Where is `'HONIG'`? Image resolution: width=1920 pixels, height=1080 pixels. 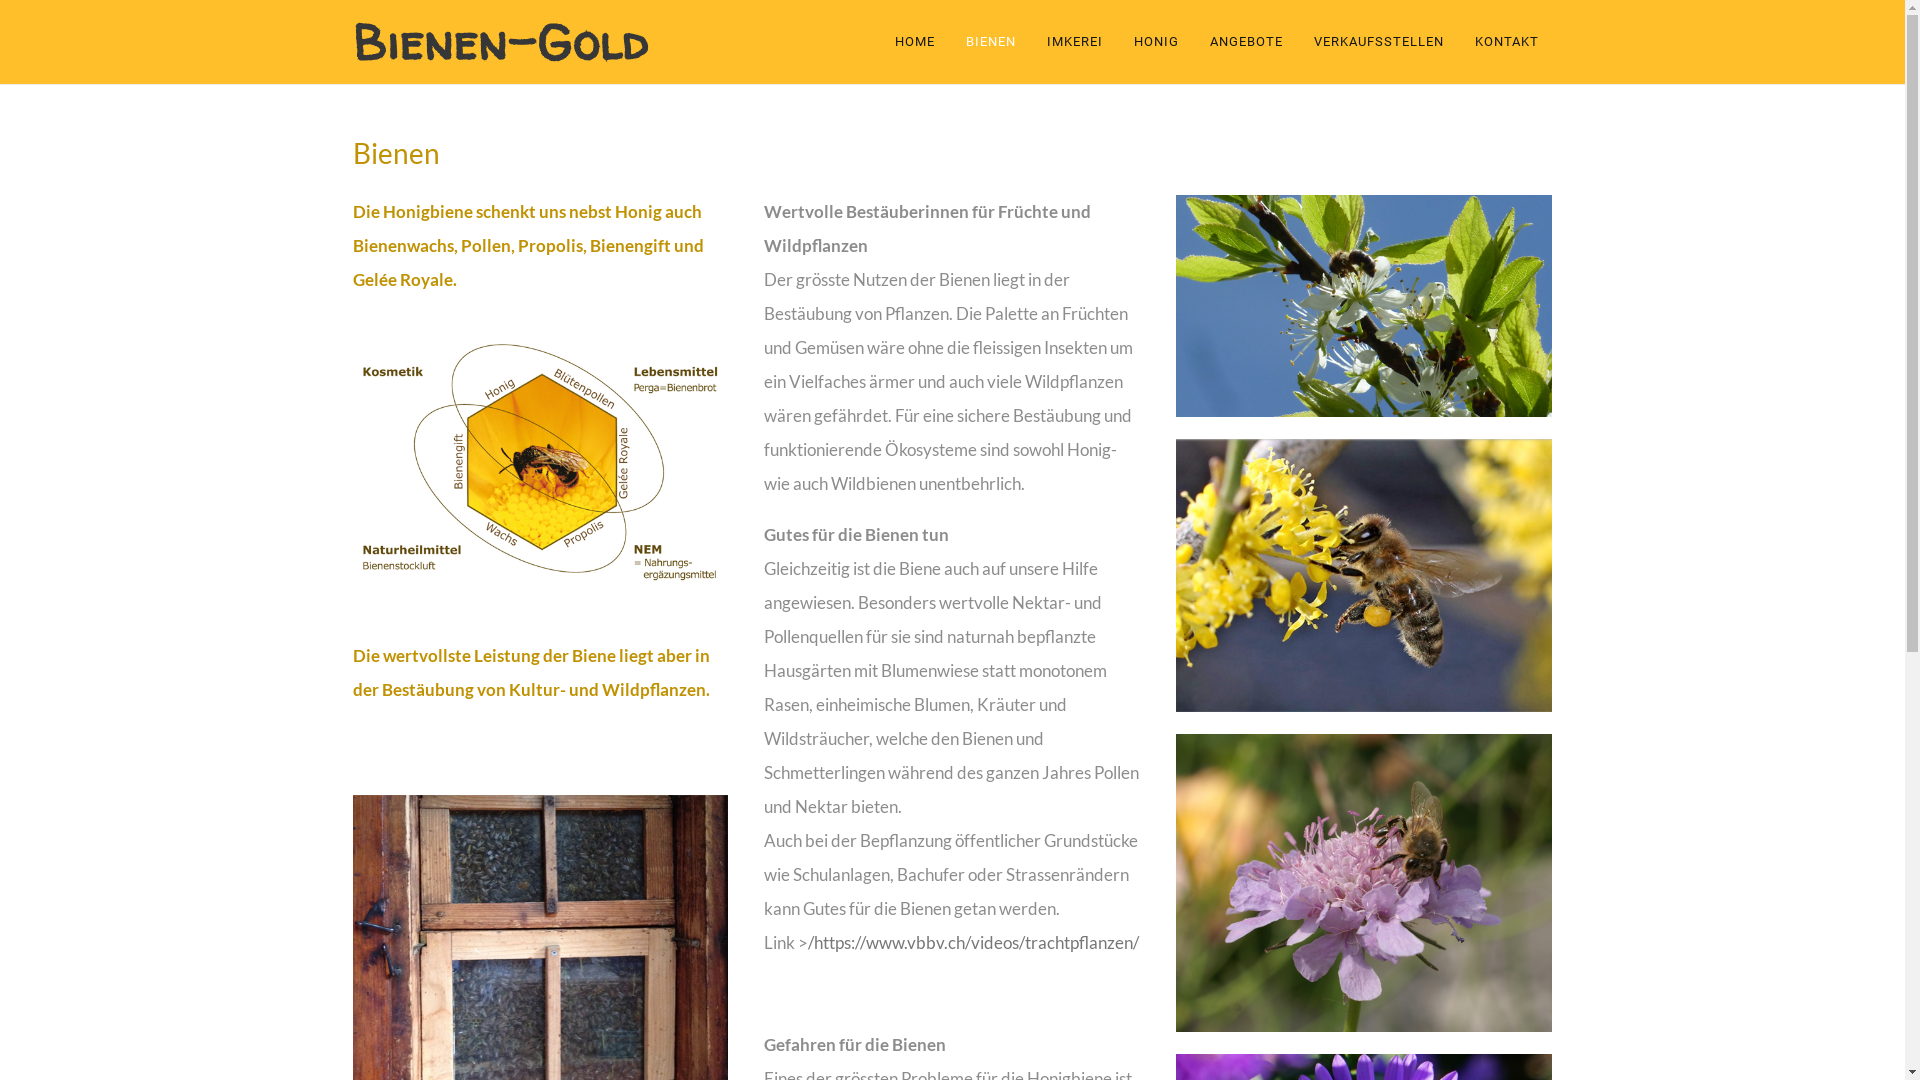 'HONIG' is located at coordinates (1156, 42).